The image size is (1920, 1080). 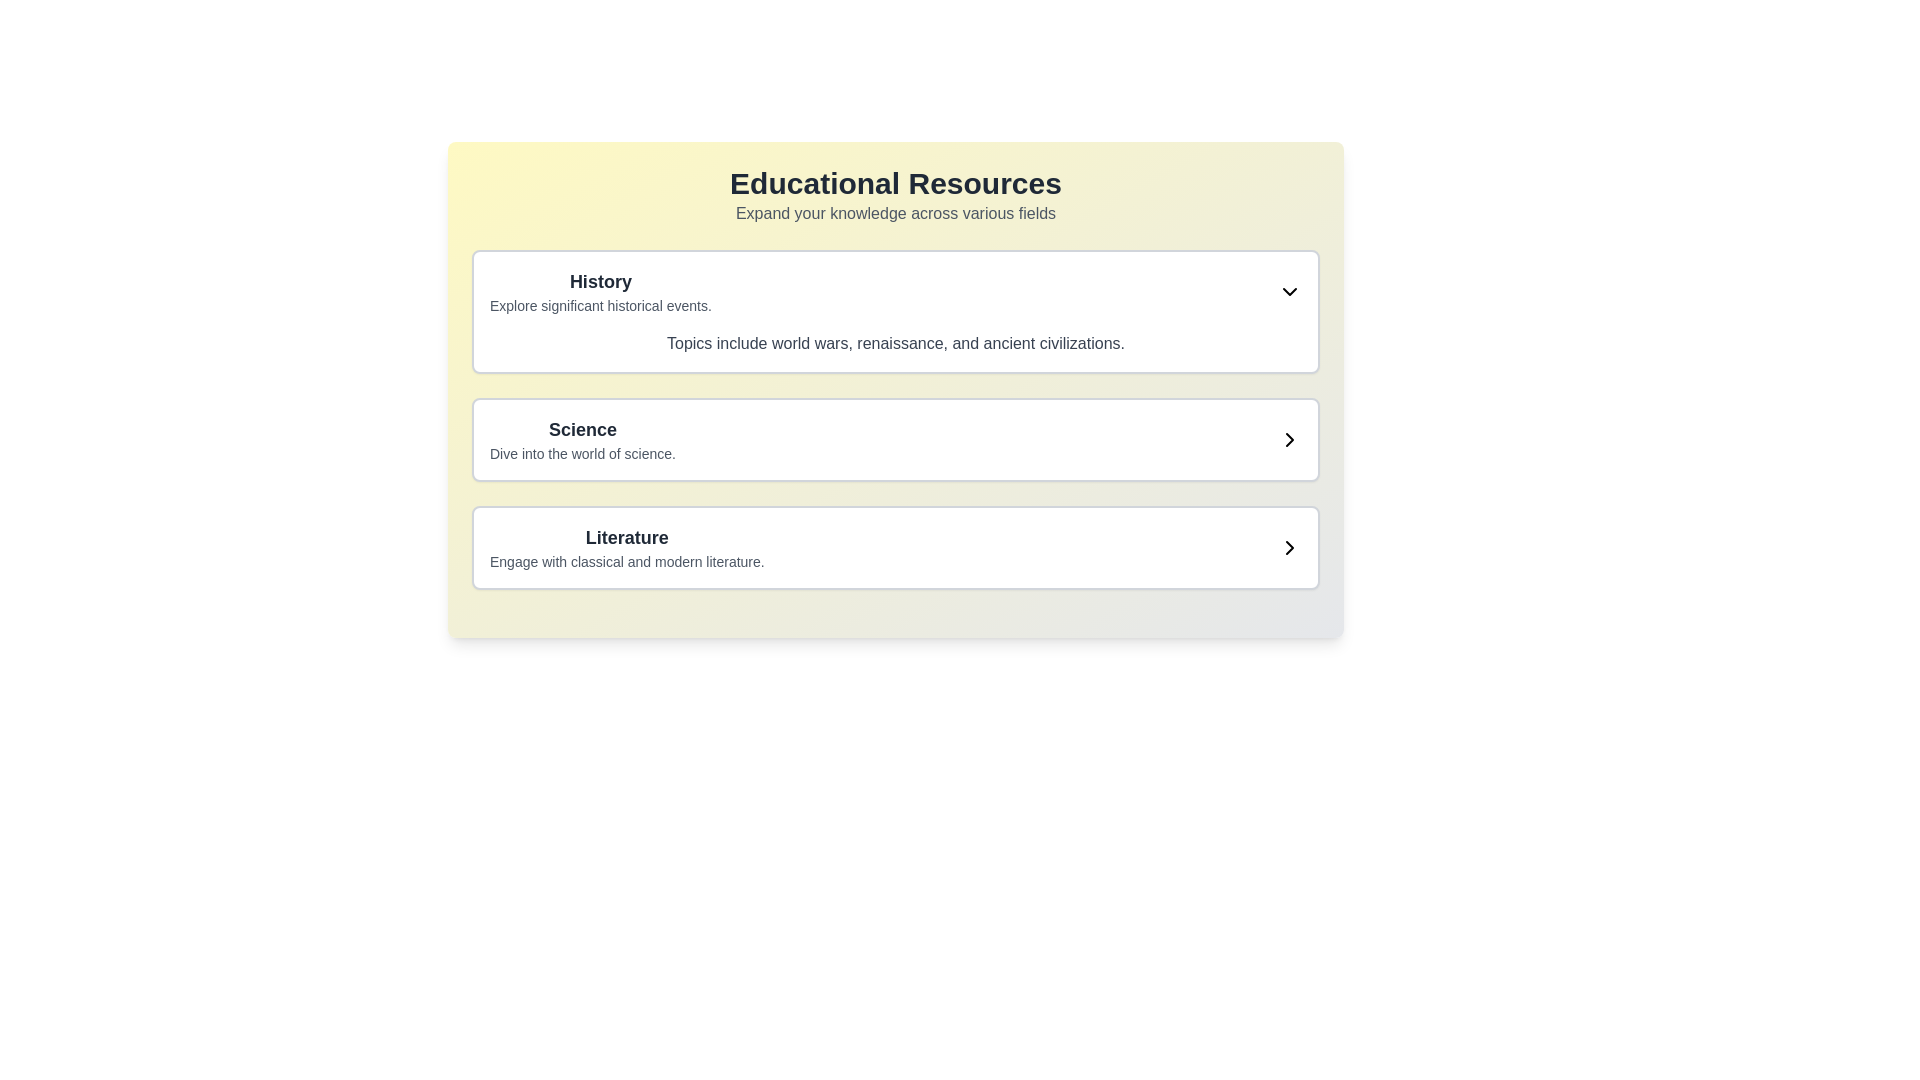 I want to click on the Dropdown Indicator Icon located on the right edge of the 'History' section, so click(x=1290, y=292).